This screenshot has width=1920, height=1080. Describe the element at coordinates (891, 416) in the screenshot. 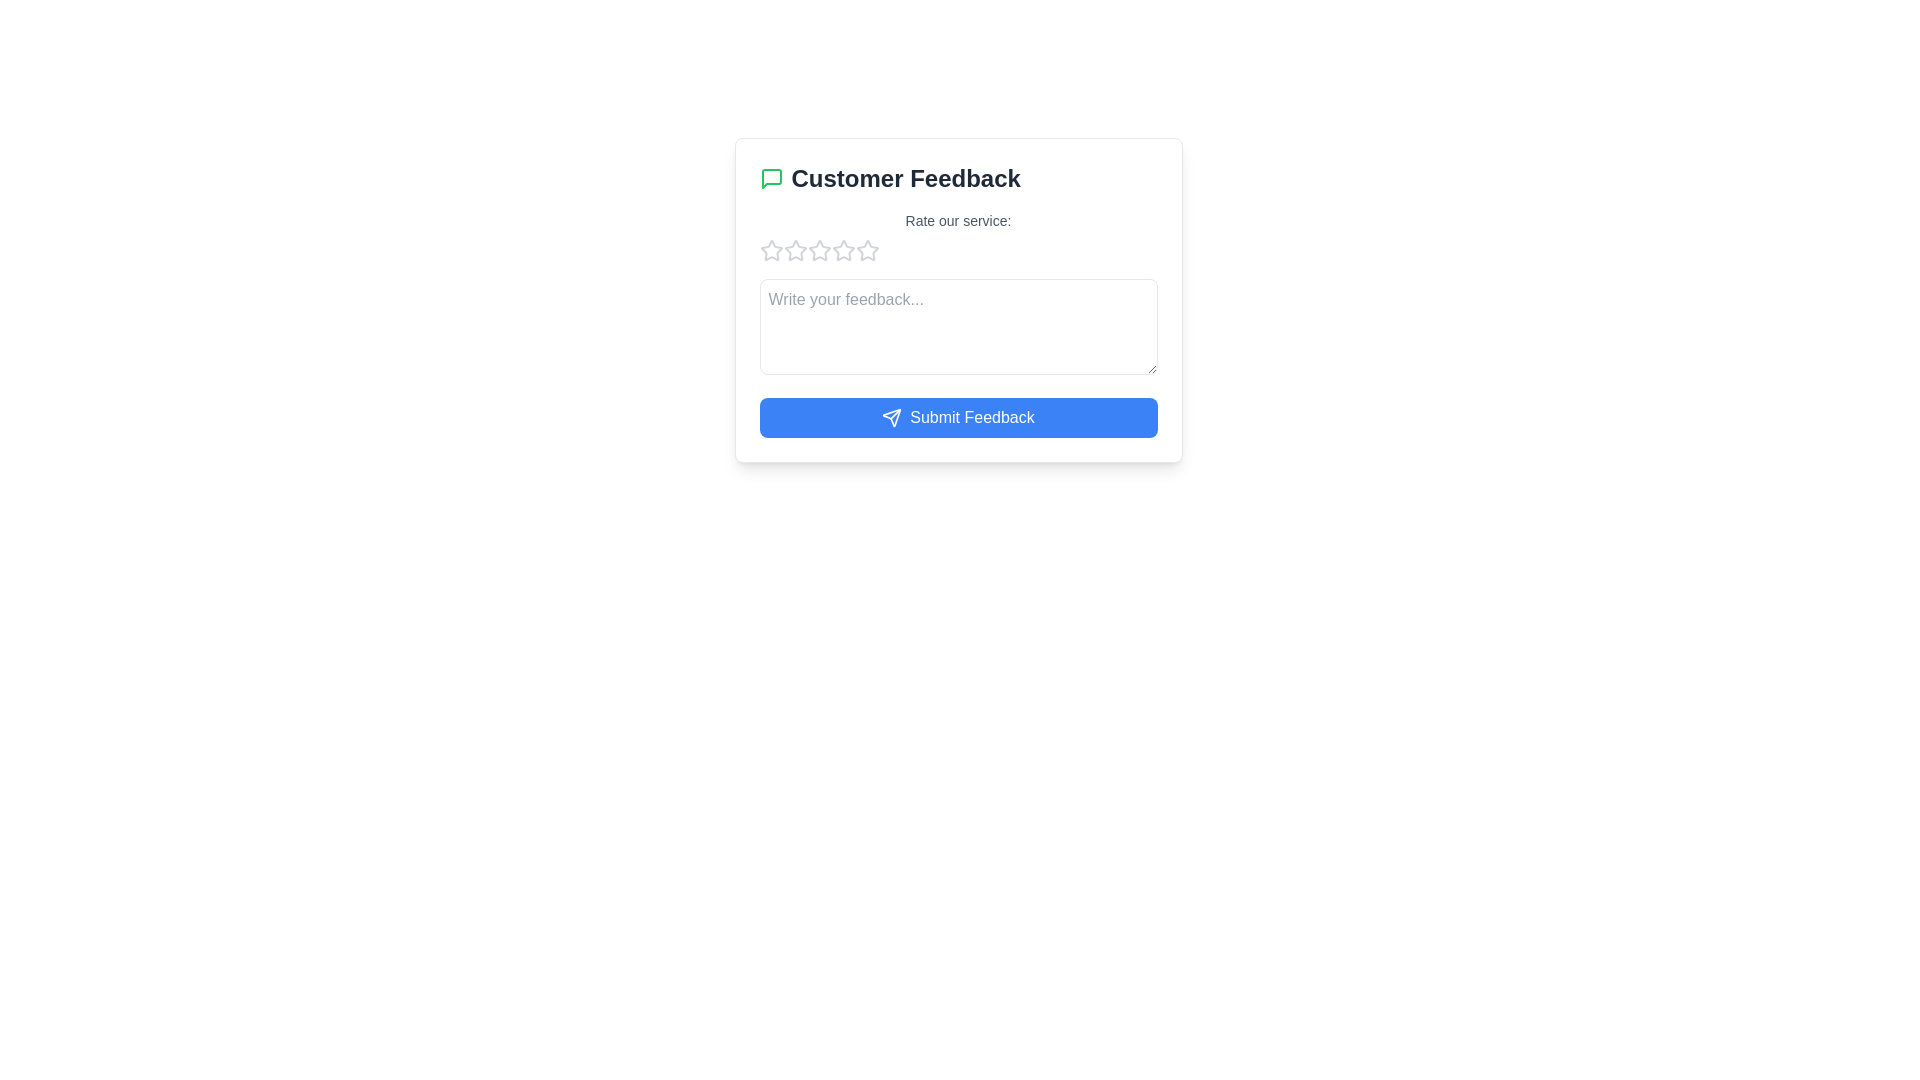

I see `the feedback submission icon located on the left side of the 'Submit Feedback' button, adjacent to the text label` at that location.